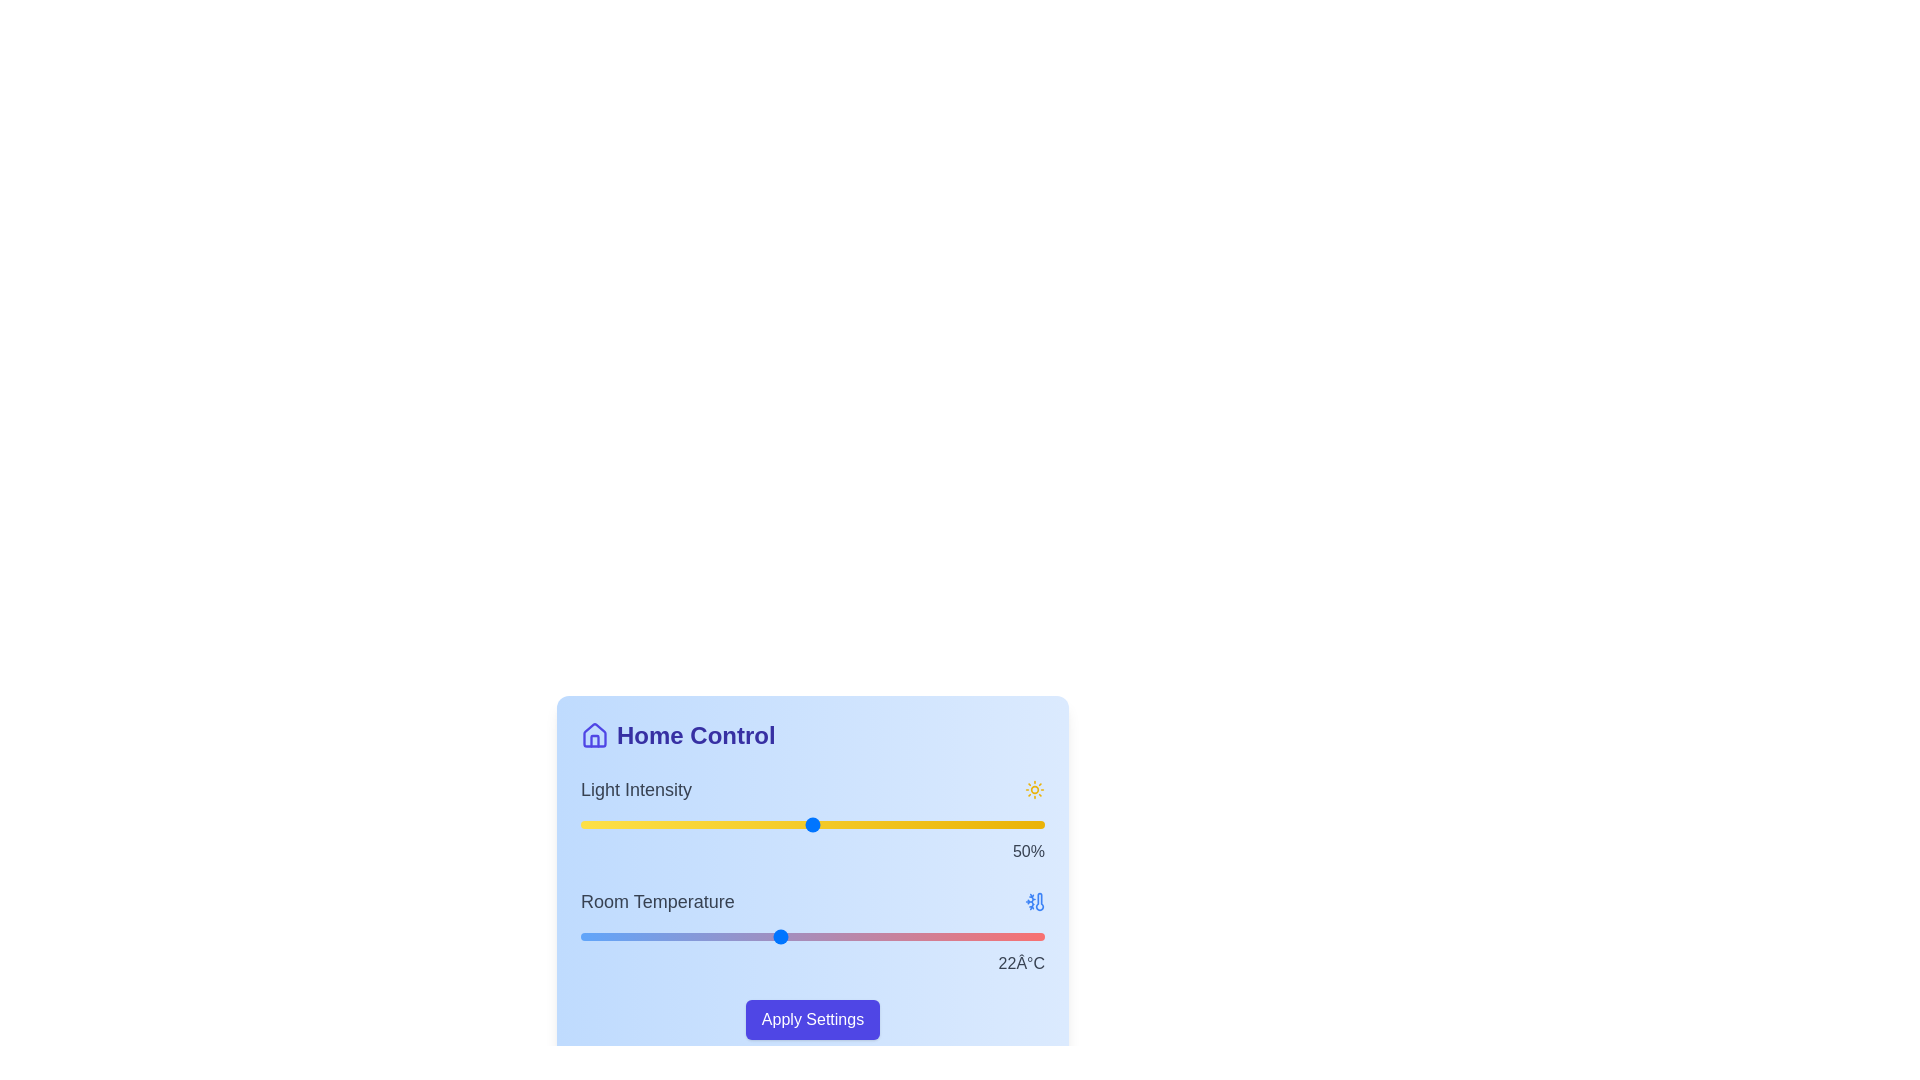 This screenshot has width=1920, height=1080. What do you see at coordinates (747, 825) in the screenshot?
I see `the light intensity slider to 36%` at bounding box center [747, 825].